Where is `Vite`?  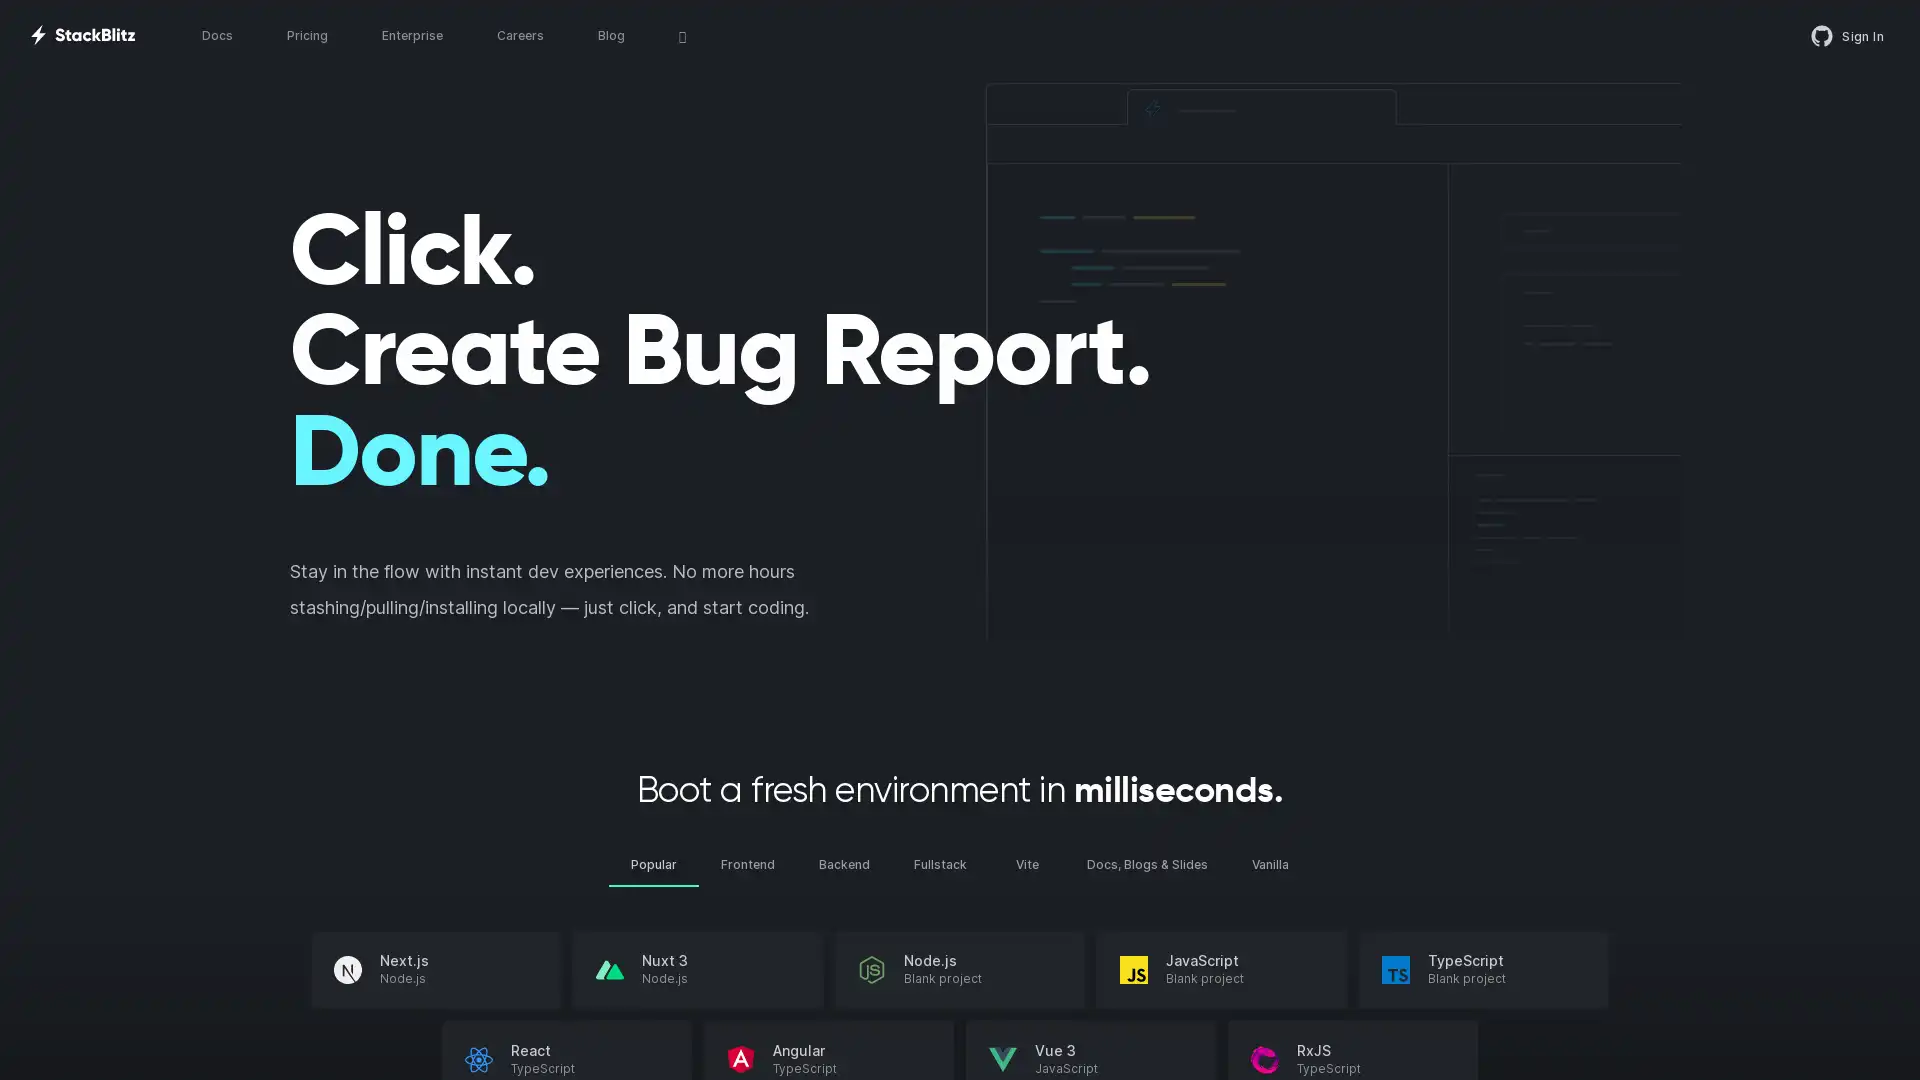
Vite is located at coordinates (1027, 863).